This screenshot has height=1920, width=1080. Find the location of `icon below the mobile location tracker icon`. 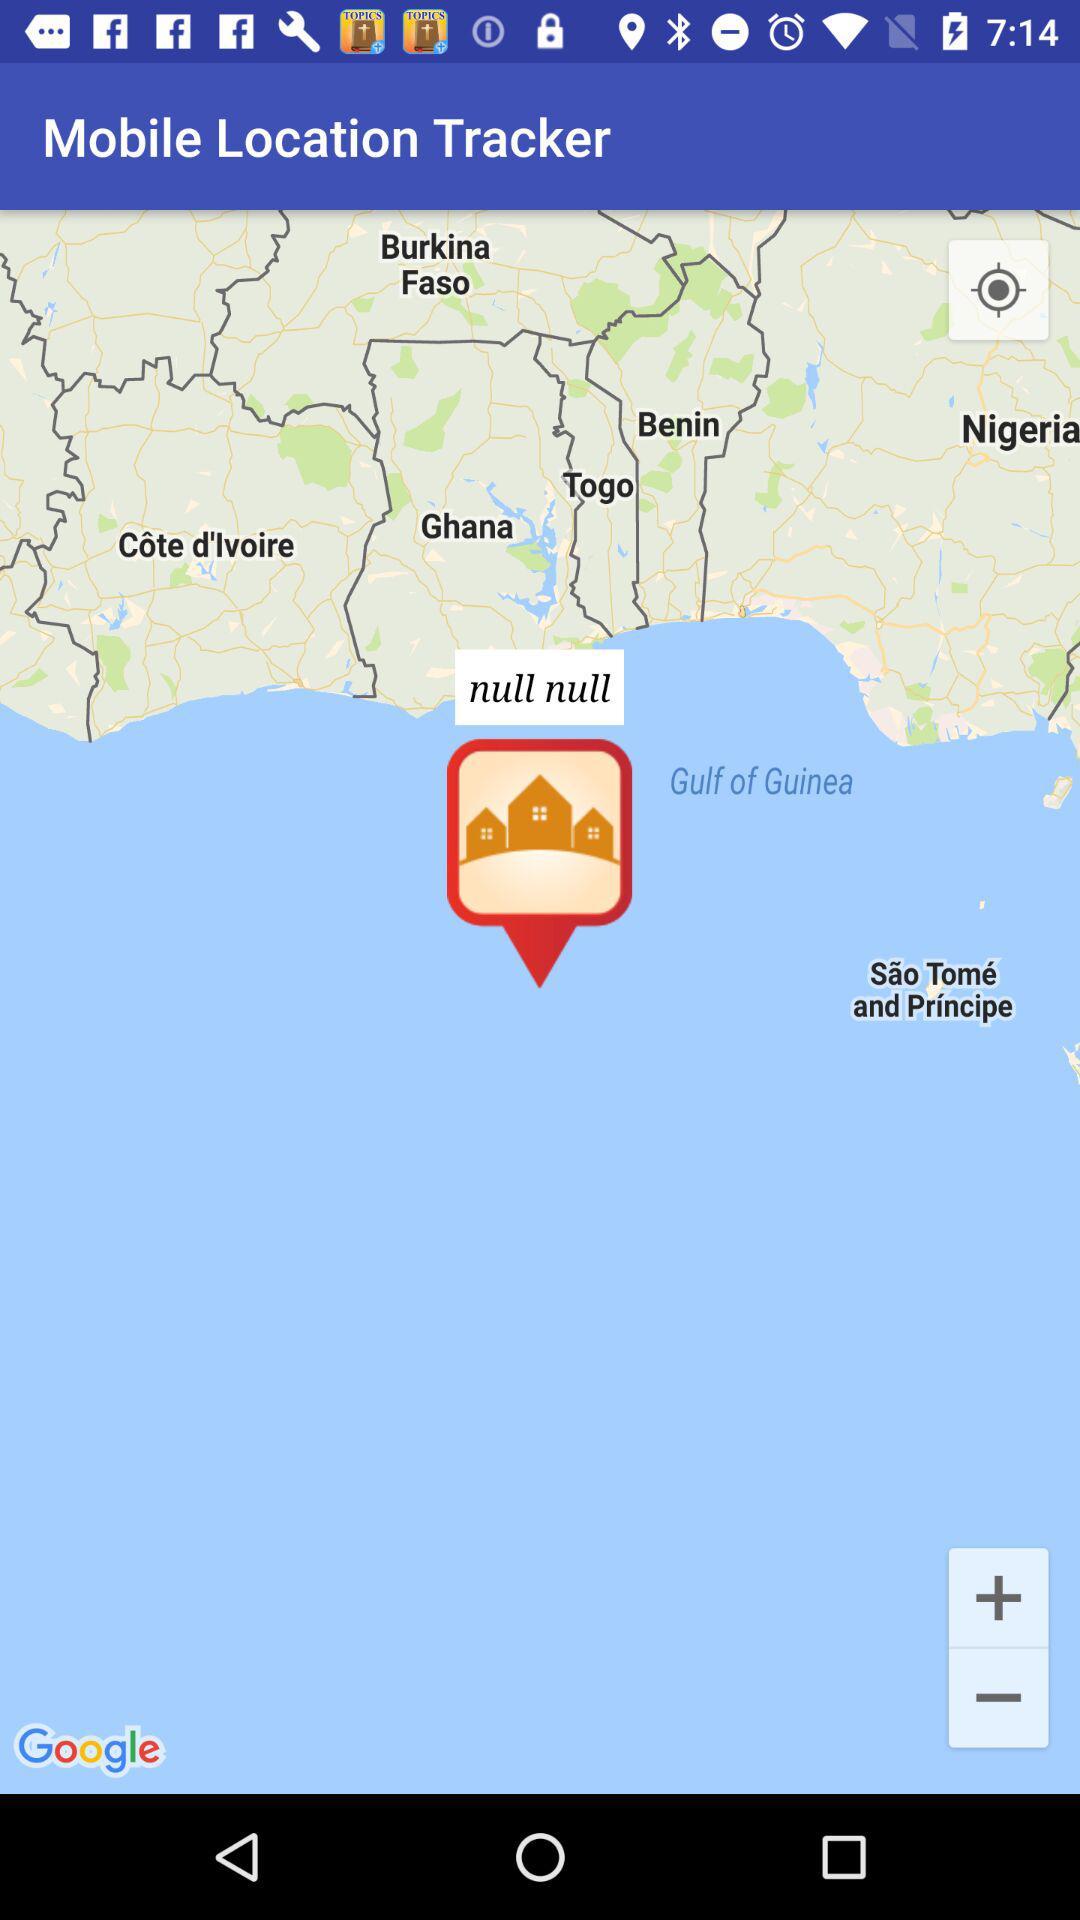

icon below the mobile location tracker icon is located at coordinates (540, 1002).